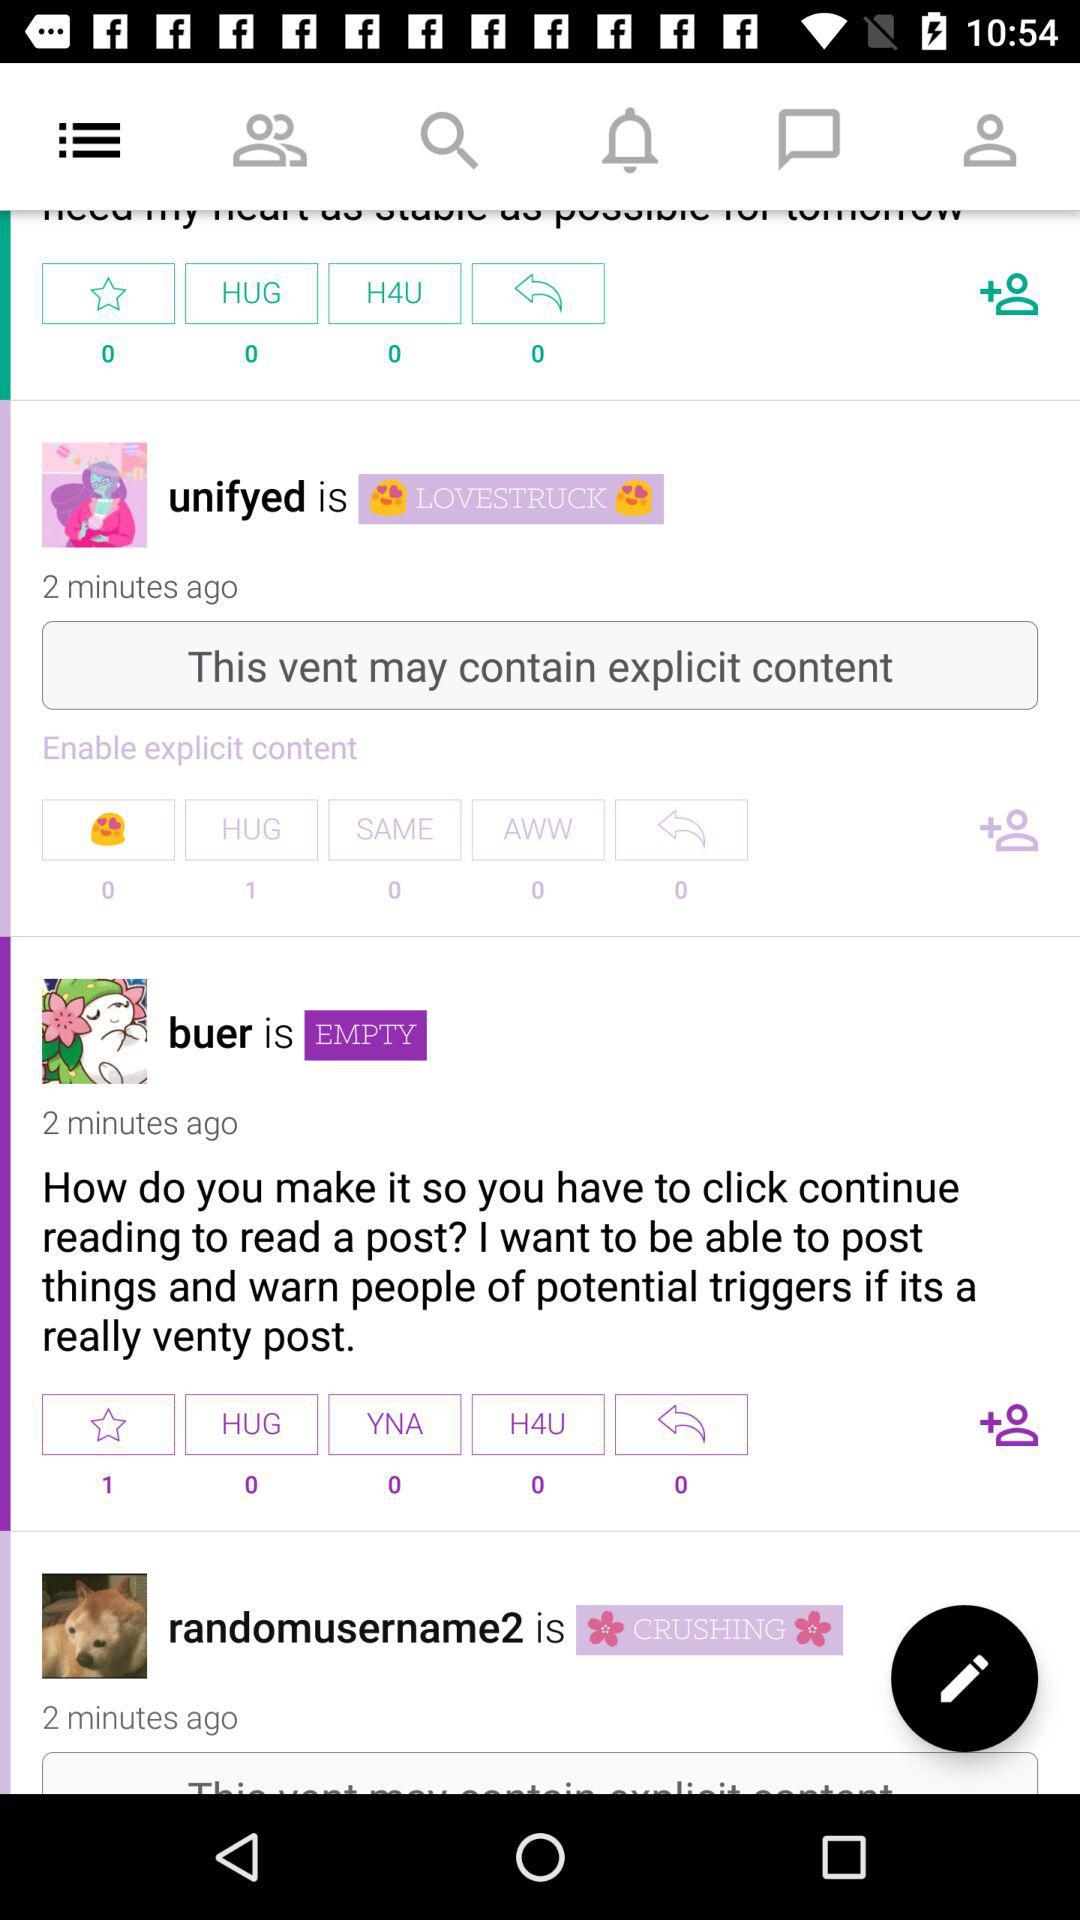  What do you see at coordinates (1009, 829) in the screenshot?
I see `friend` at bounding box center [1009, 829].